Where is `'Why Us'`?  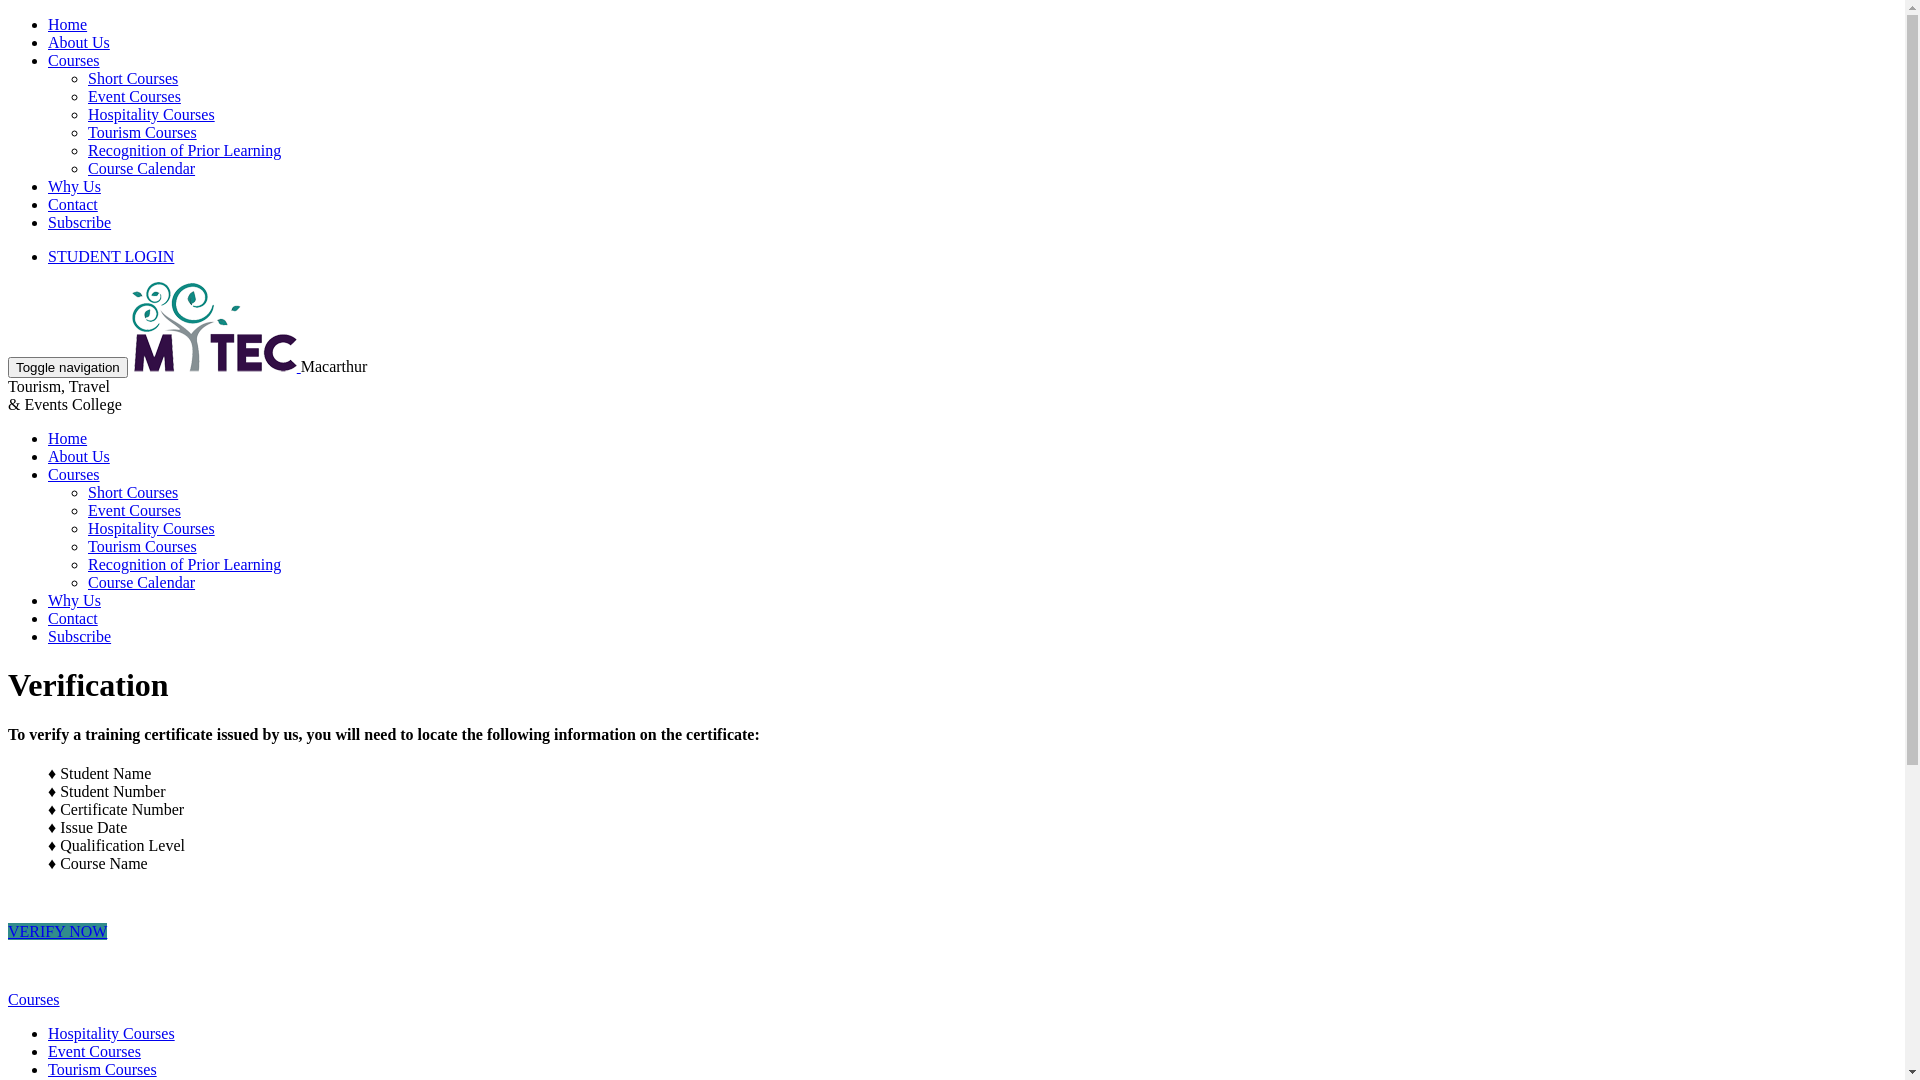
'Why Us' is located at coordinates (74, 186).